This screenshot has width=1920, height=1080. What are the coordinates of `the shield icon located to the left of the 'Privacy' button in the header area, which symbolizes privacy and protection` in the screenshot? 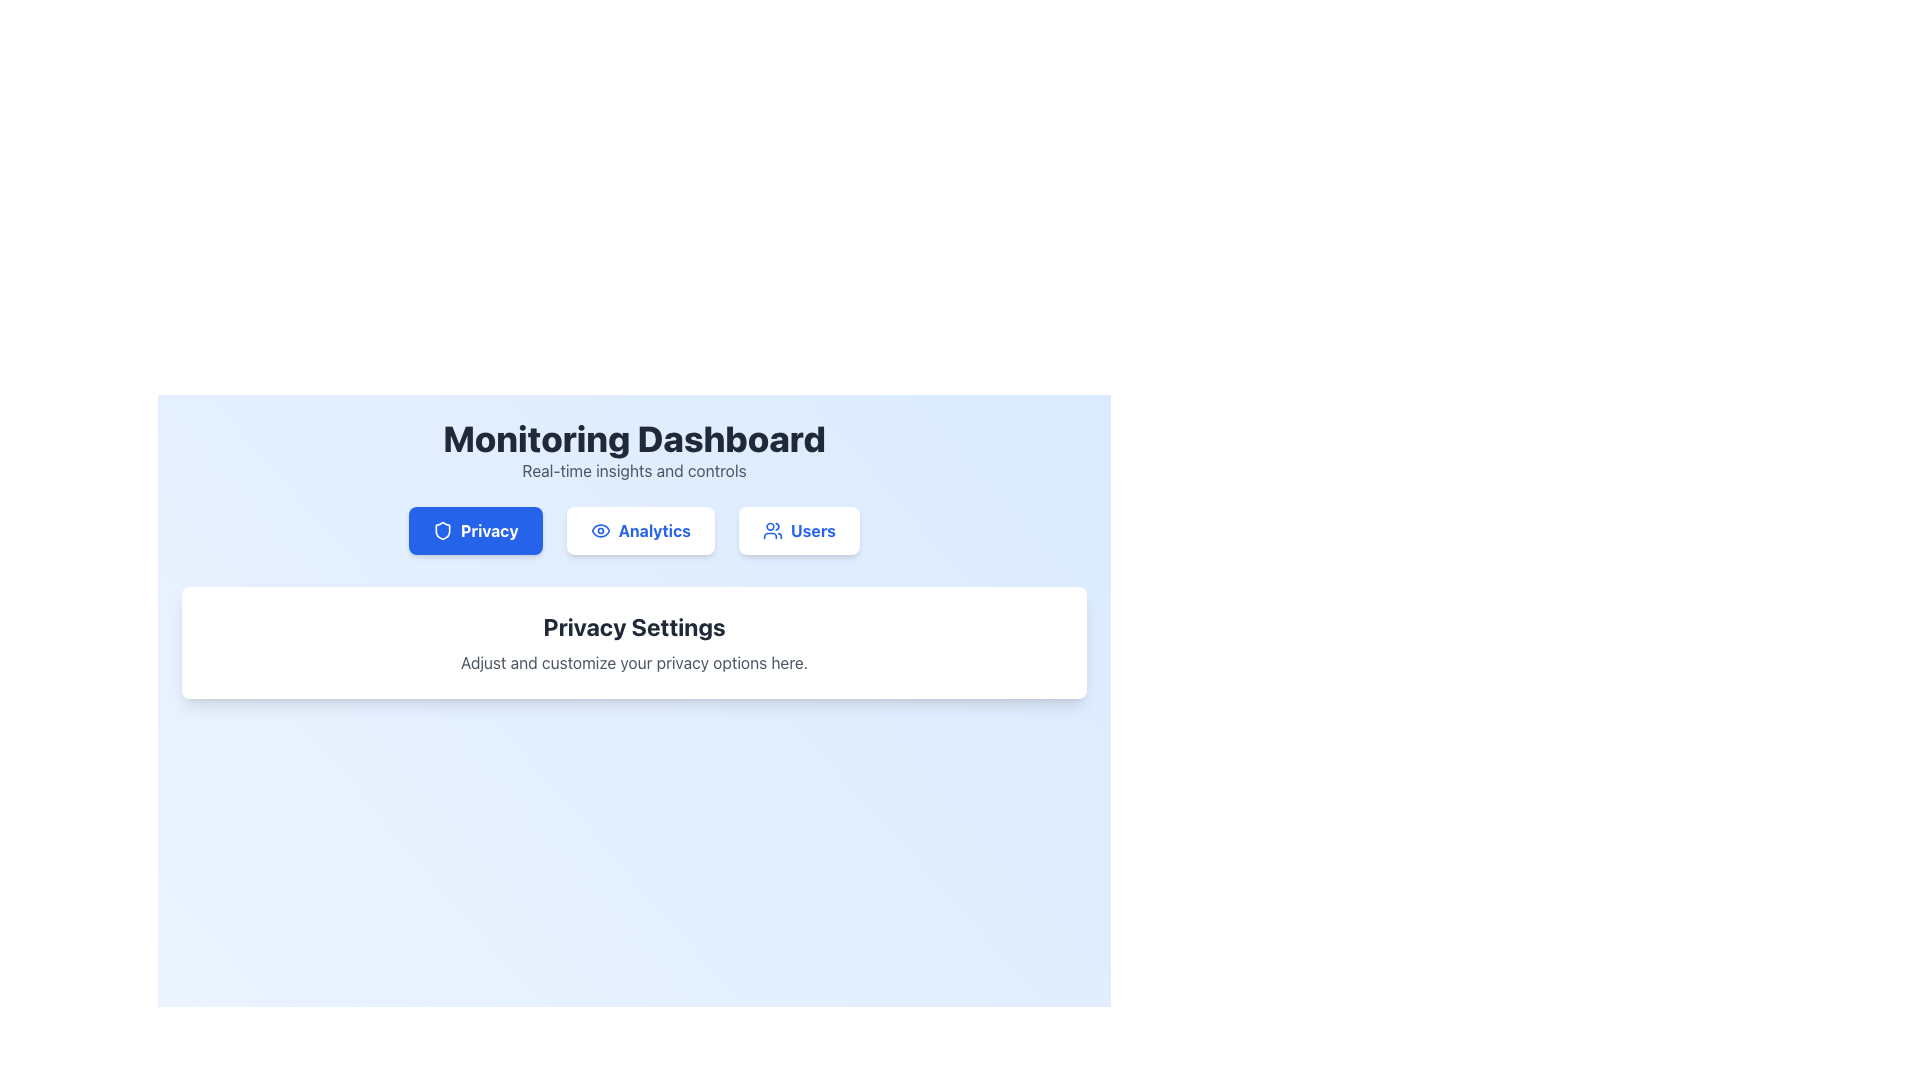 It's located at (441, 530).